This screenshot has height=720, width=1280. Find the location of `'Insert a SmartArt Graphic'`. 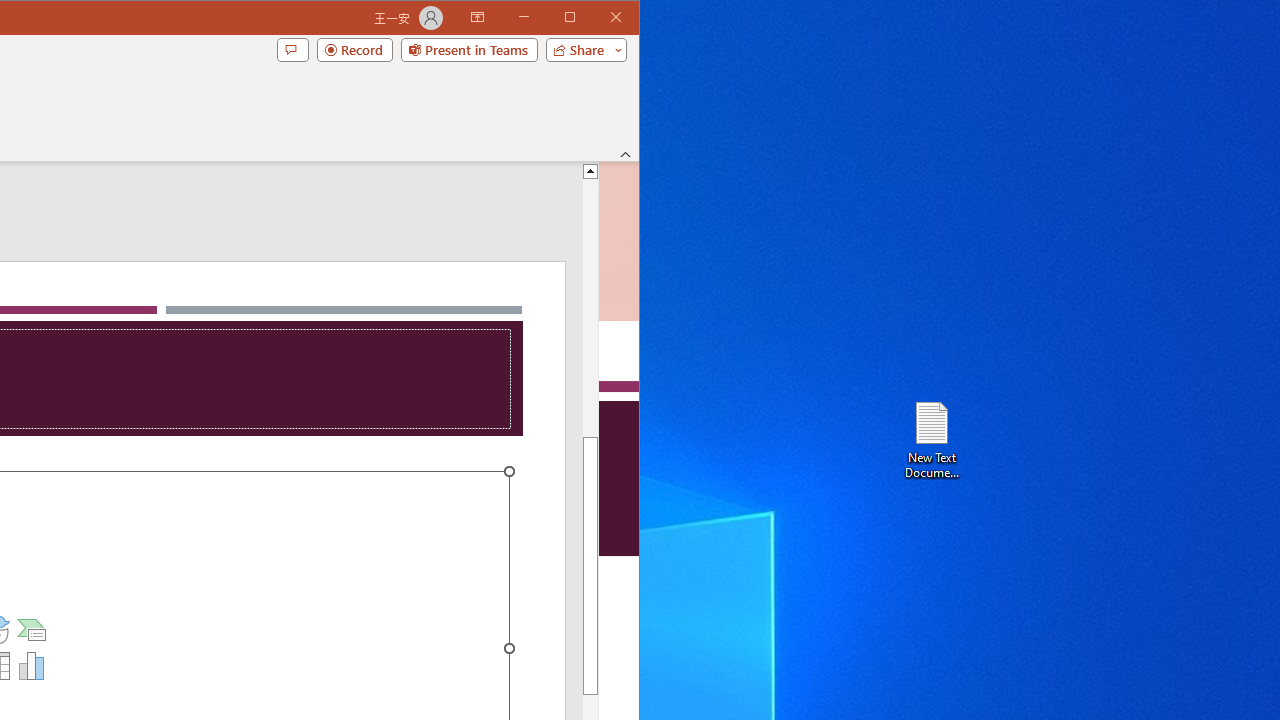

'Insert a SmartArt Graphic' is located at coordinates (32, 630).